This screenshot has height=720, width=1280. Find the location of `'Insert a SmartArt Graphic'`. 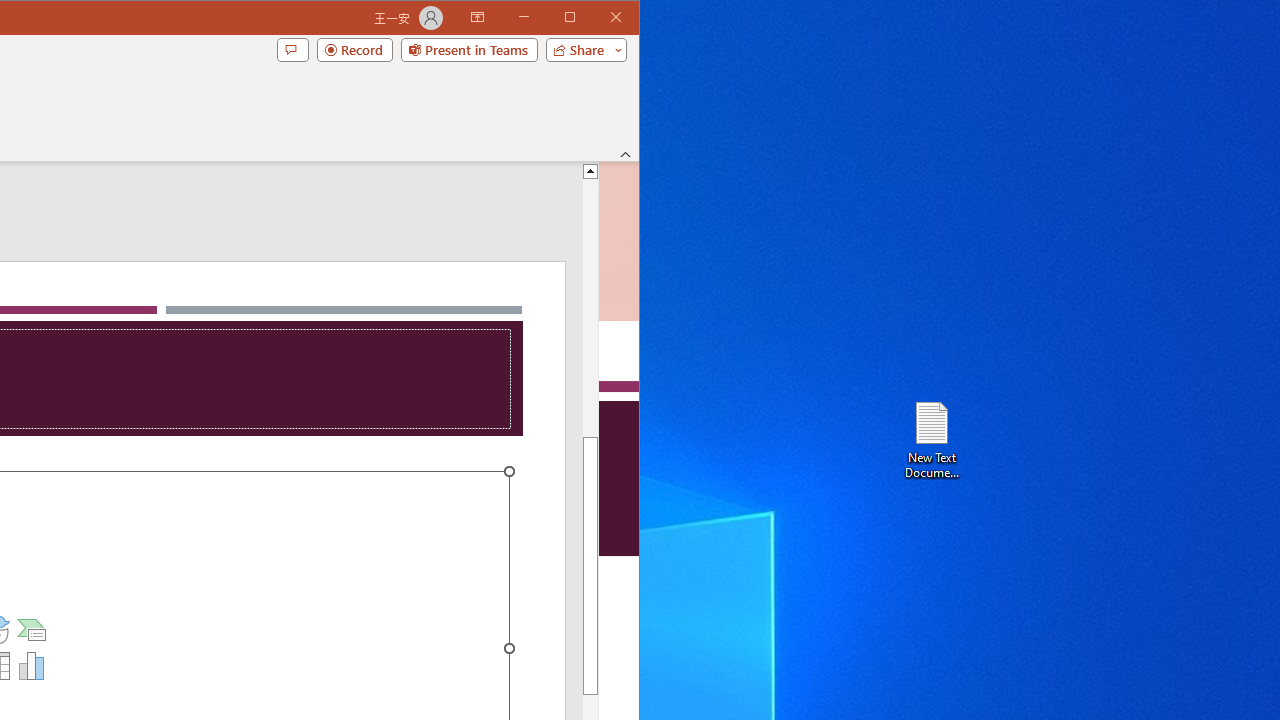

'Insert a SmartArt Graphic' is located at coordinates (32, 630).